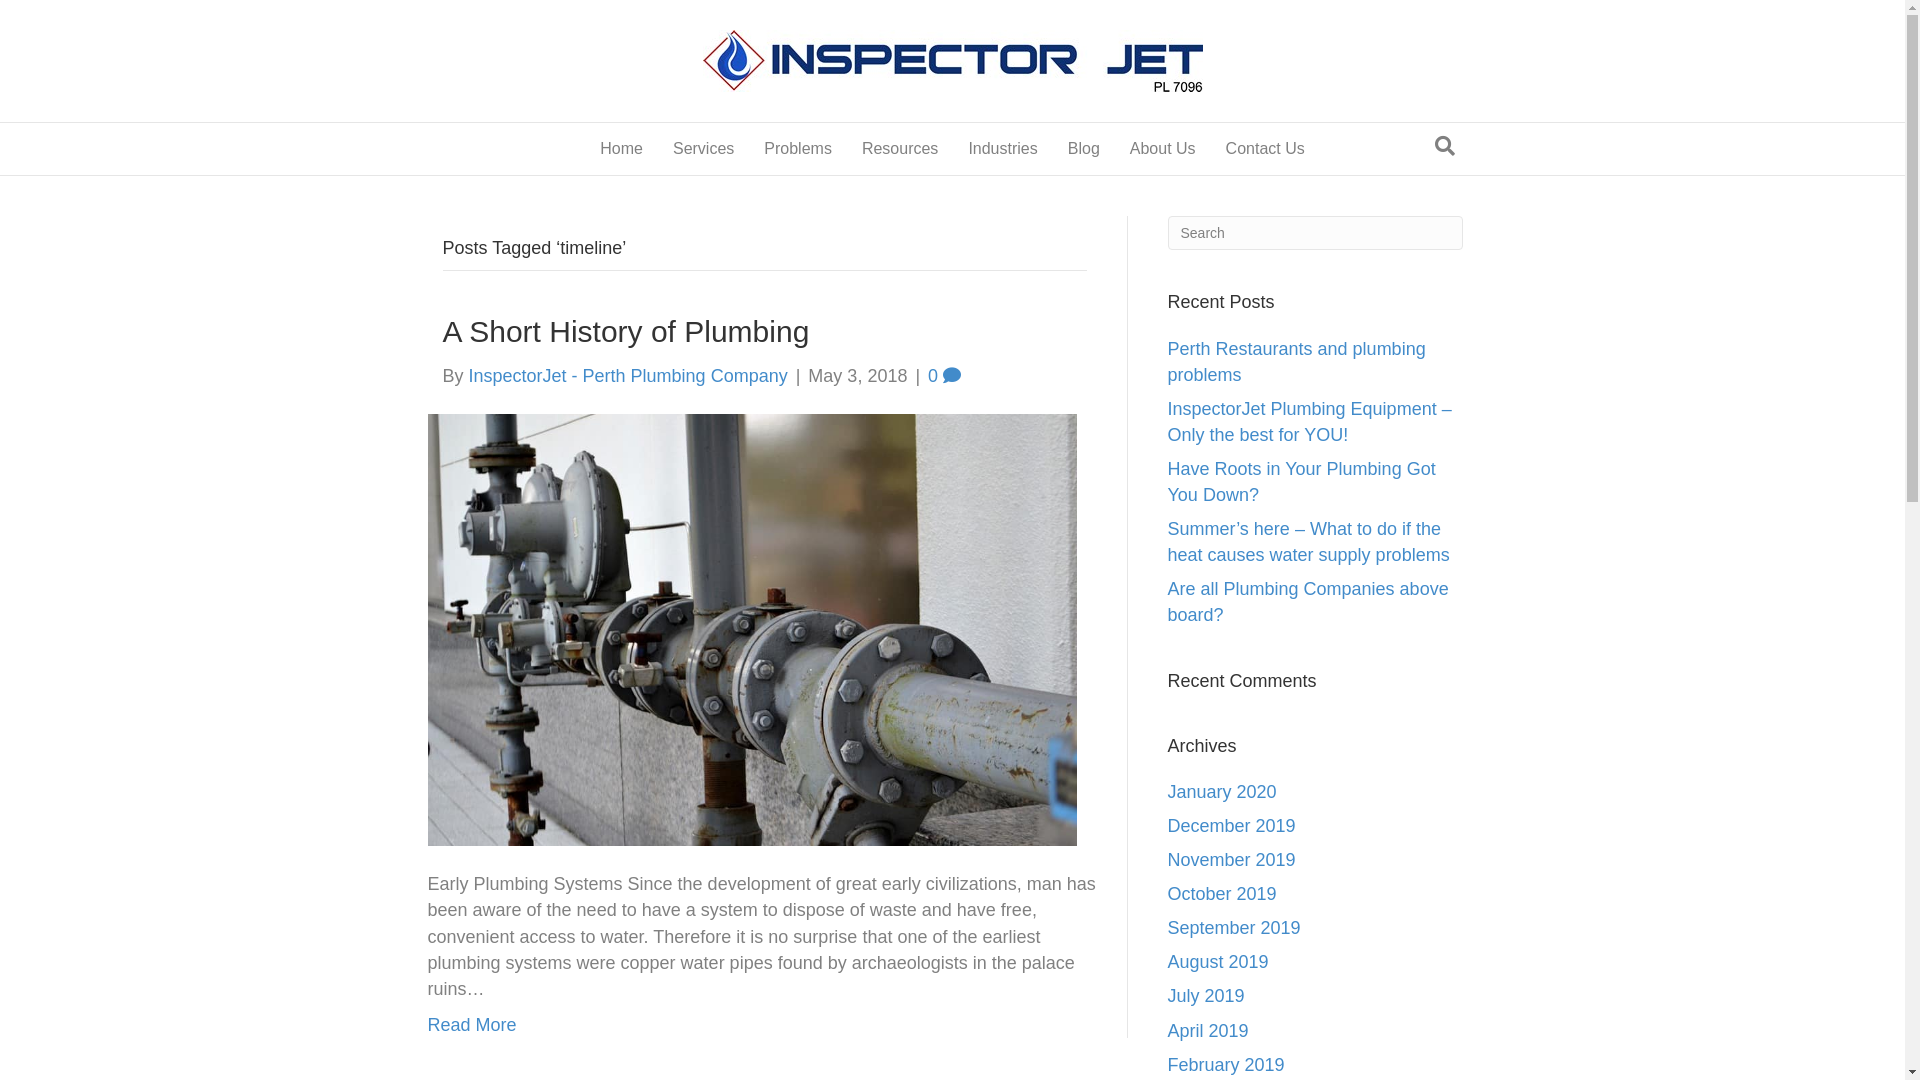  I want to click on 'Perth Restaurants and plumbing problems', so click(1167, 362).